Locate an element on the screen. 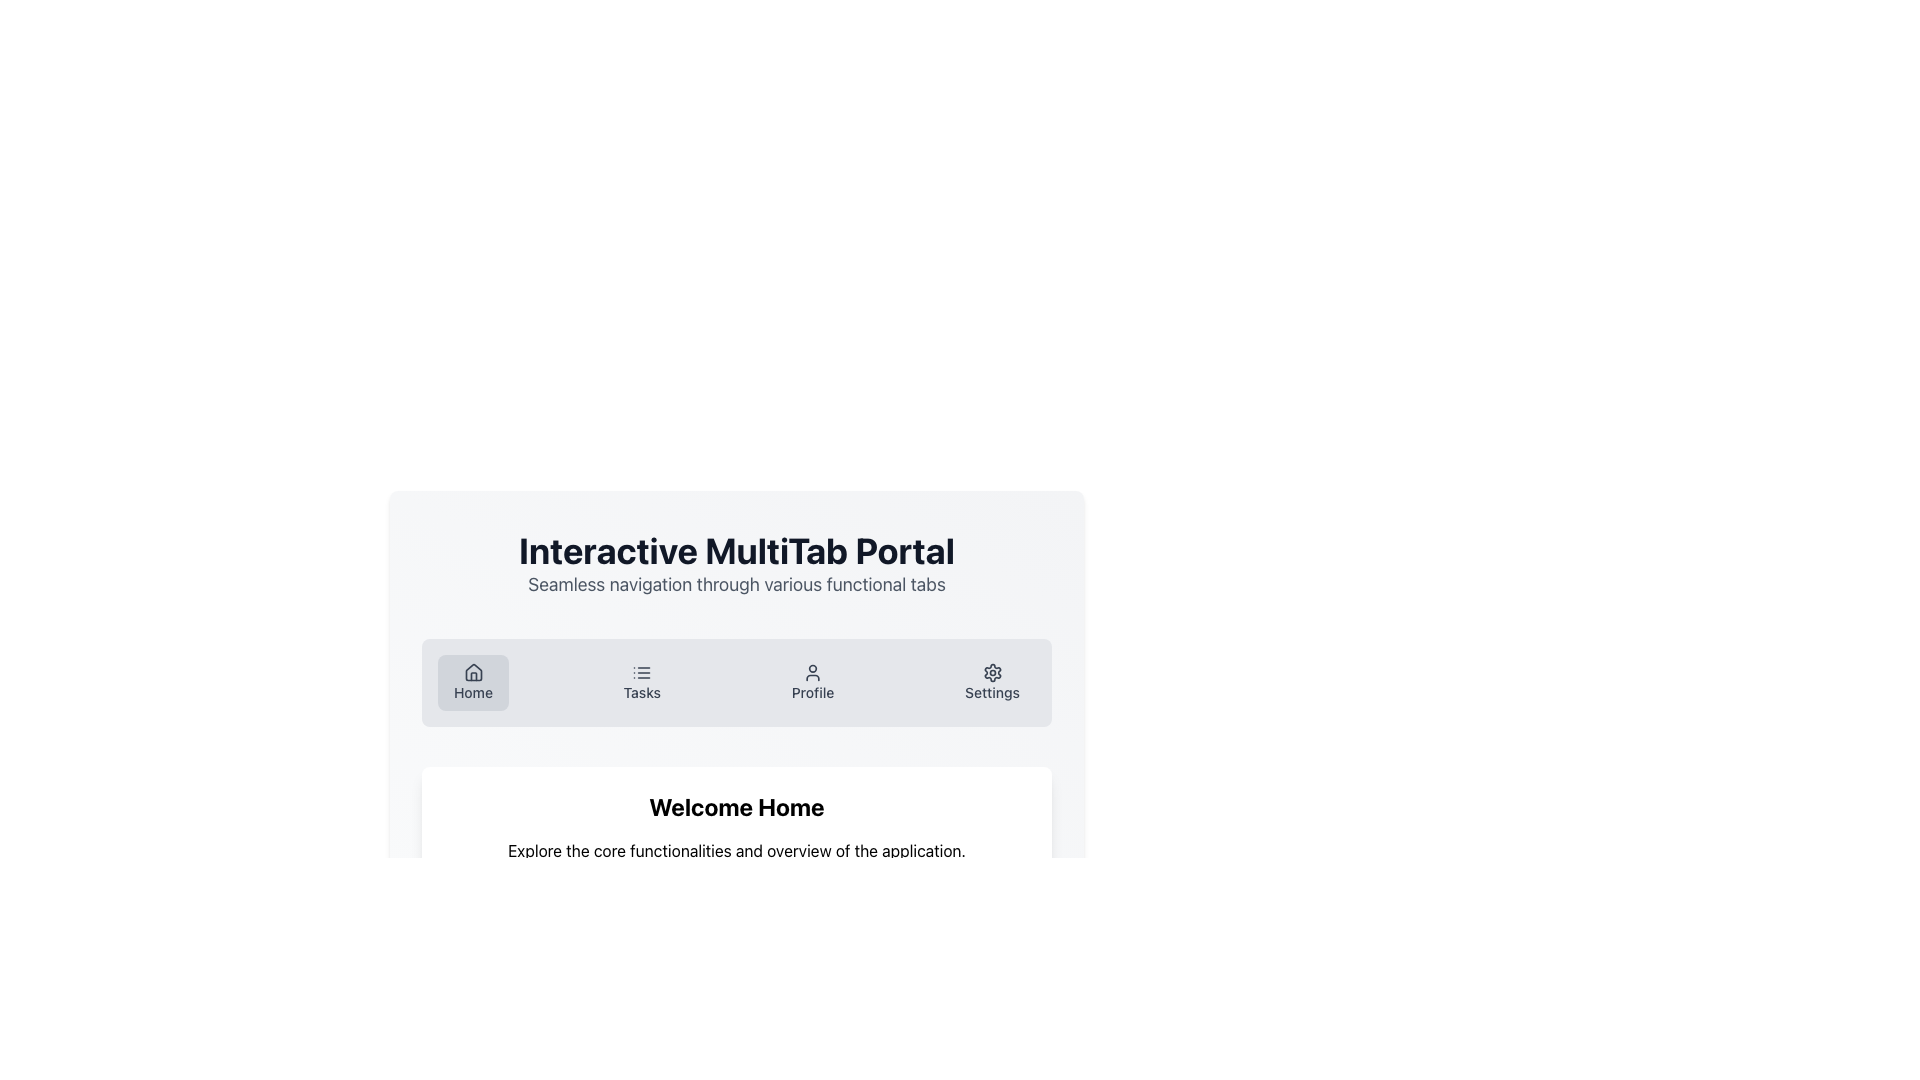 The height and width of the screenshot is (1080, 1920). the representation of the house-shaped vector icon located in the 'Home' button at the top of the interface is located at coordinates (472, 672).